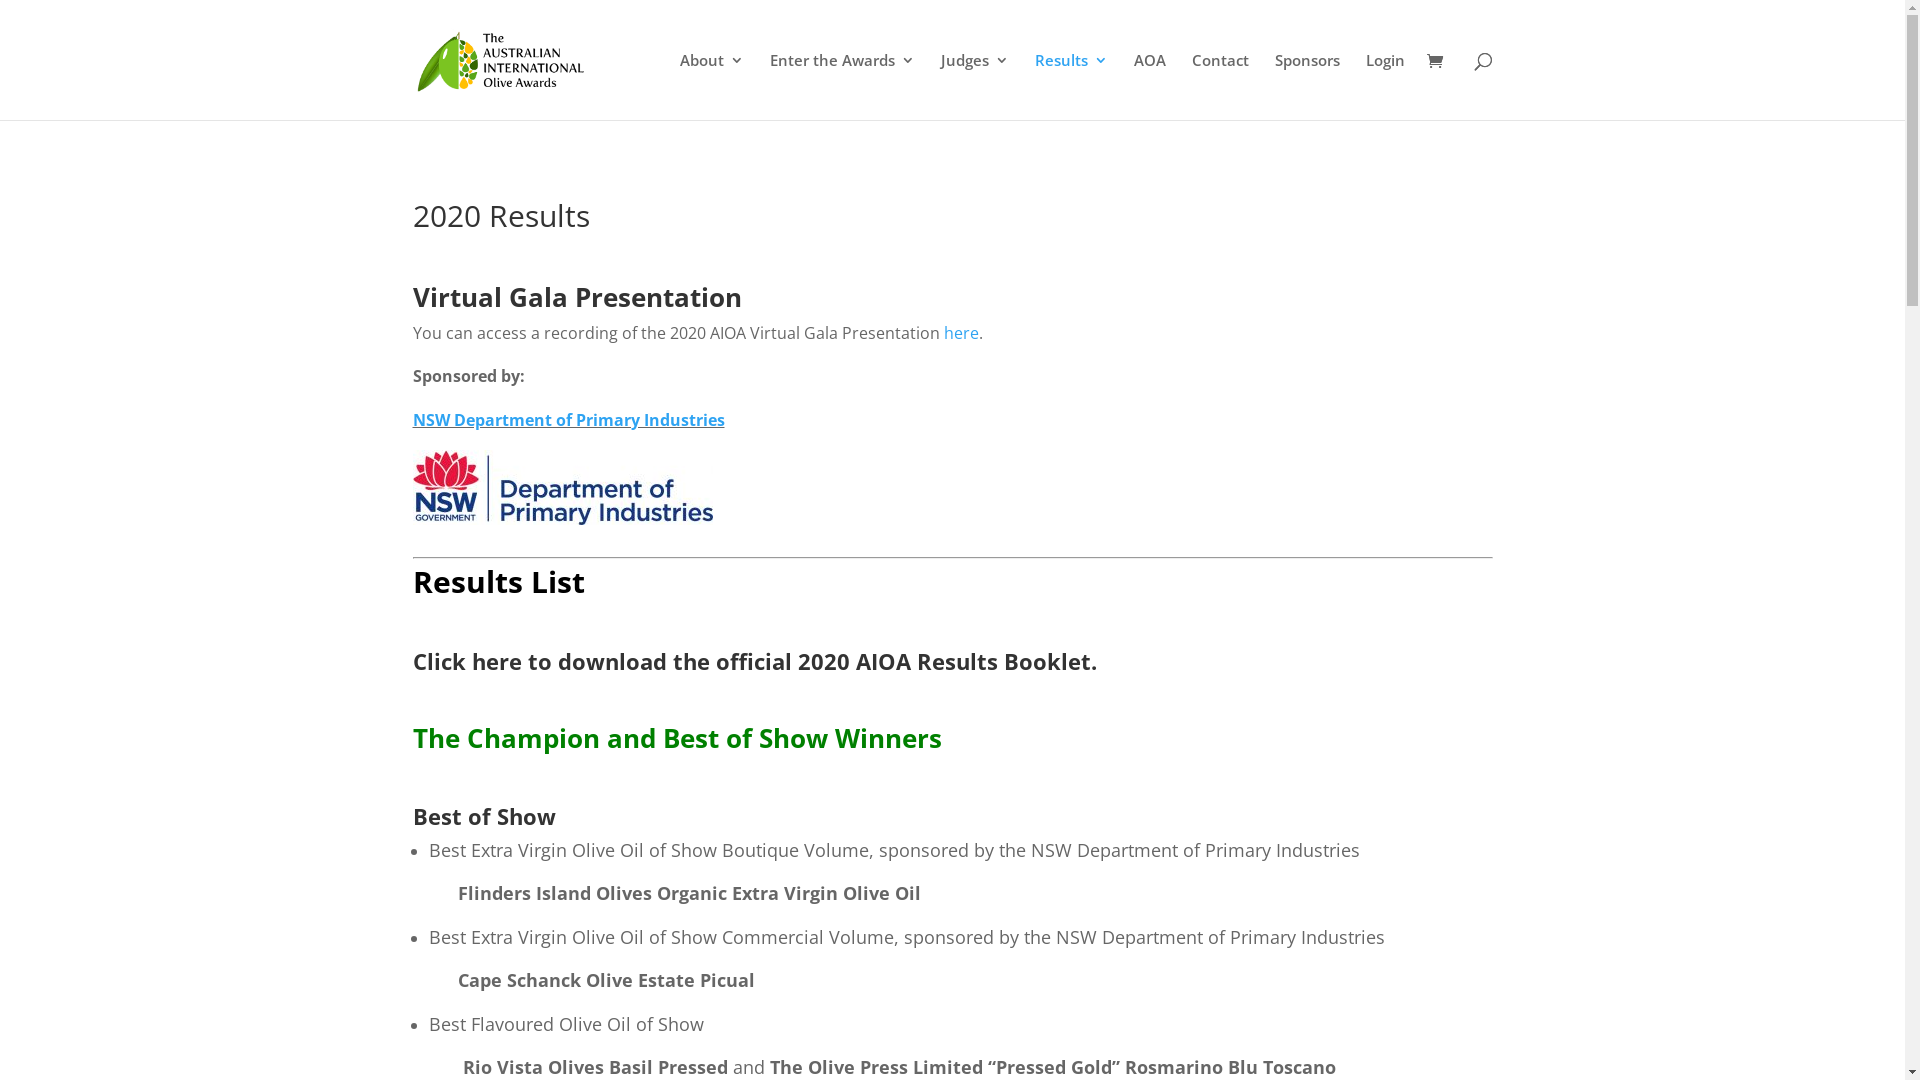 The height and width of the screenshot is (1080, 1920). Describe the element at coordinates (566, 419) in the screenshot. I see `'NSW Department of Primary Industries'` at that location.